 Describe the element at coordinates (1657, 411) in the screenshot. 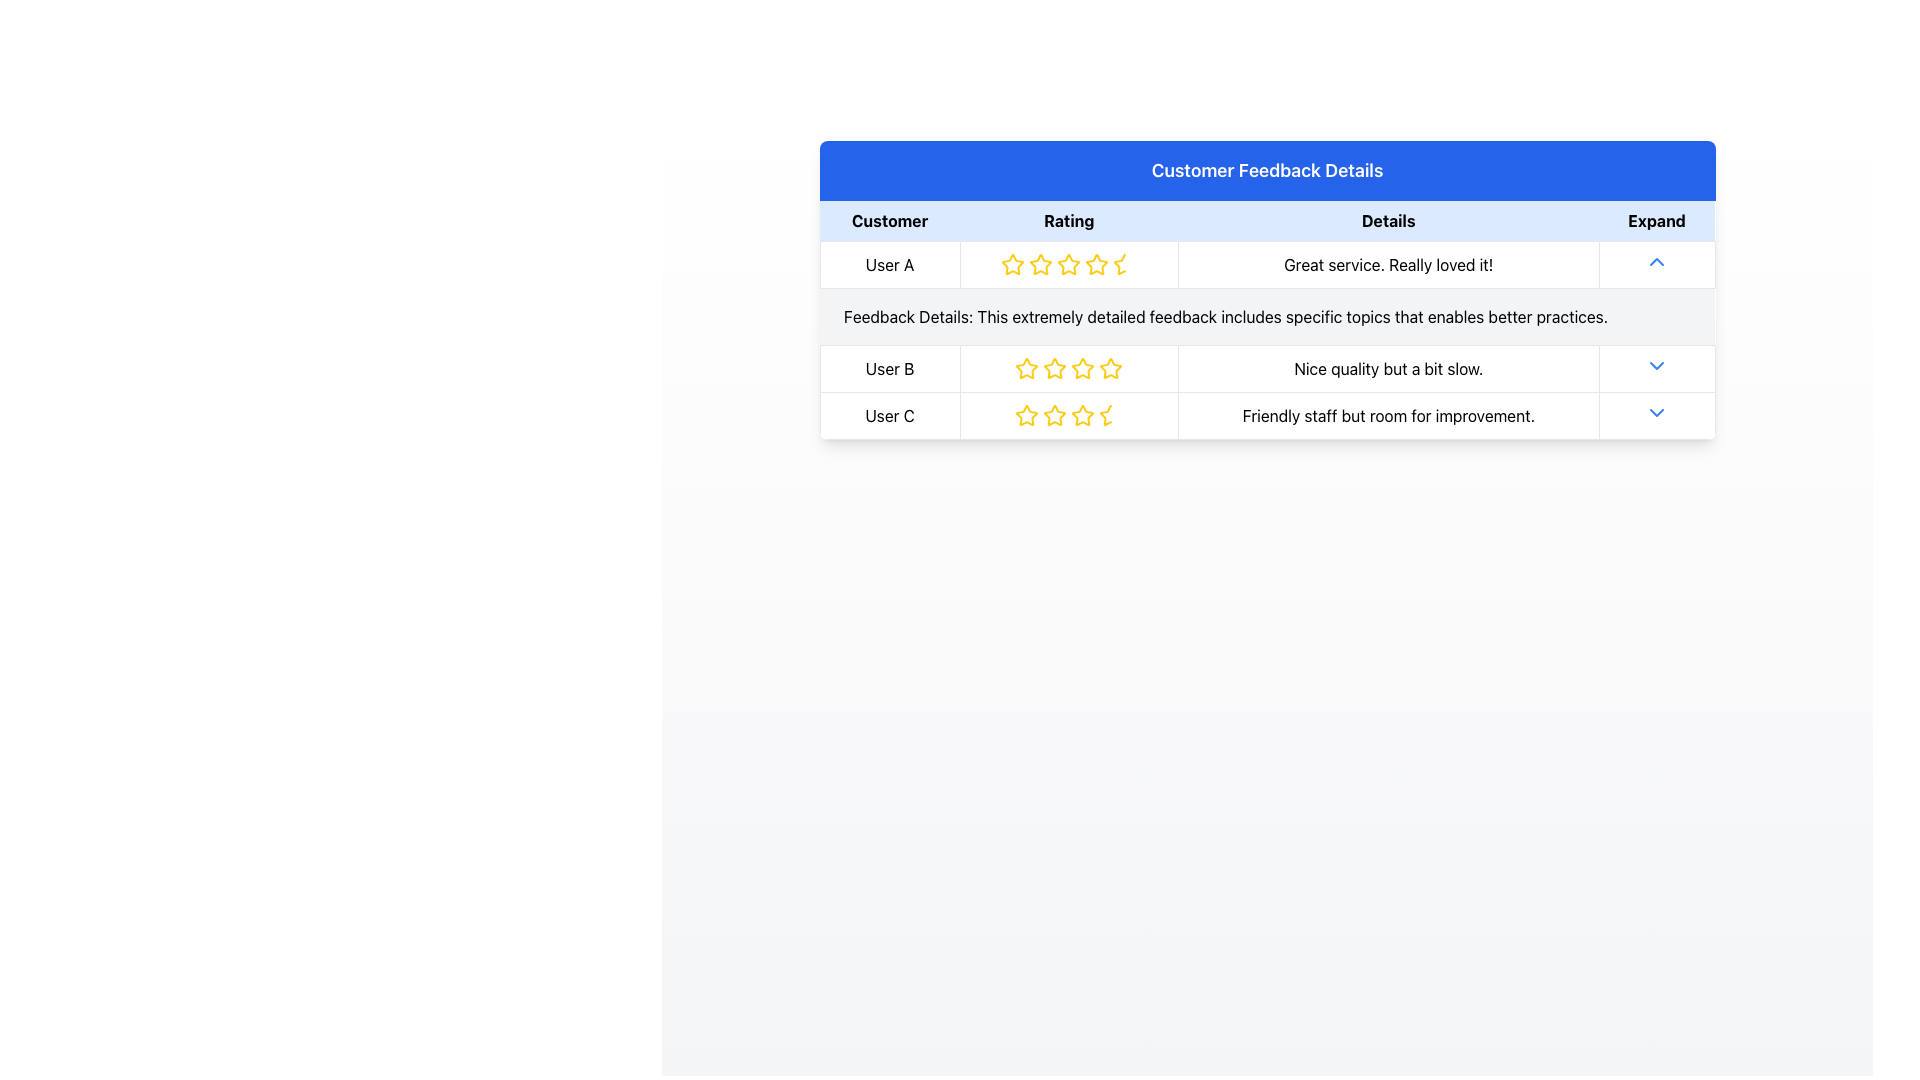

I see `the blue downward-pointing chevron icon located in the 'Expand' column adjacent to the feedback row for 'User C' to observe its visual feedback effects` at that location.